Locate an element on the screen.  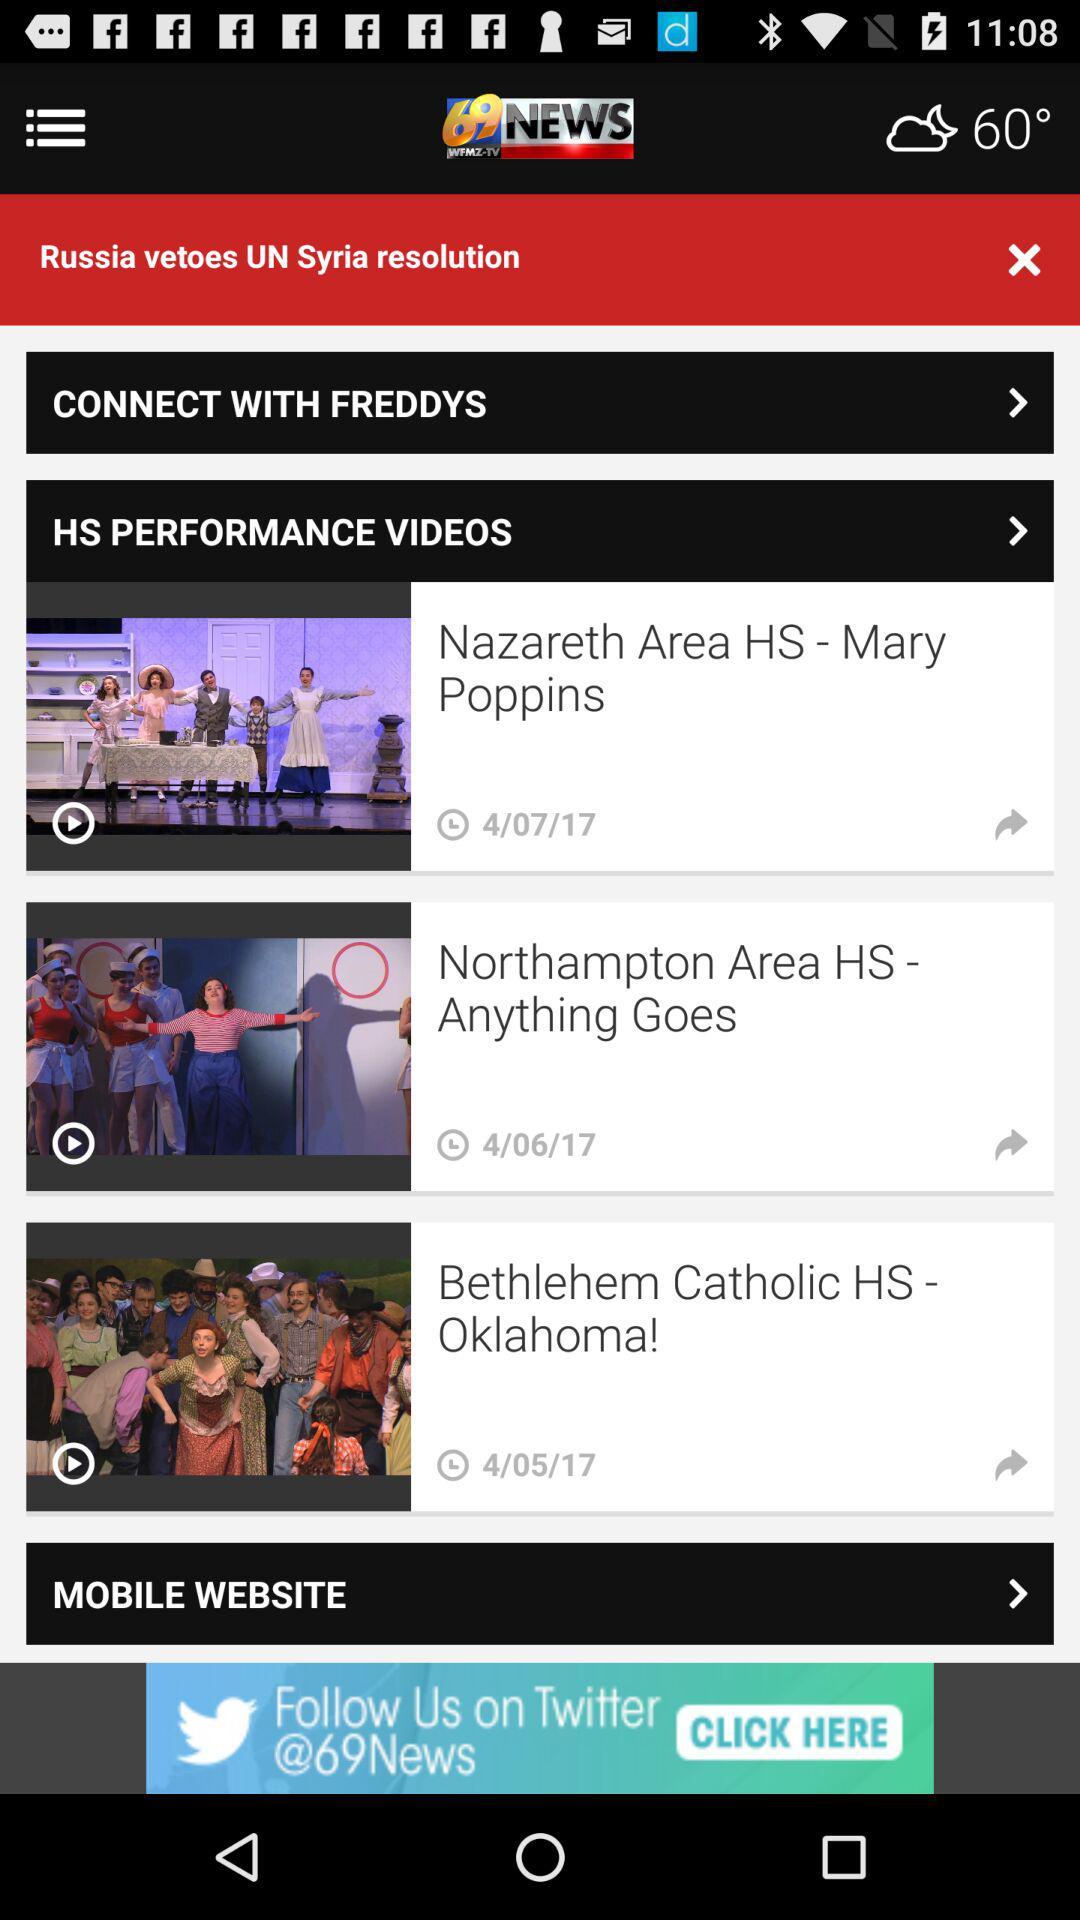
main menu is located at coordinates (540, 127).